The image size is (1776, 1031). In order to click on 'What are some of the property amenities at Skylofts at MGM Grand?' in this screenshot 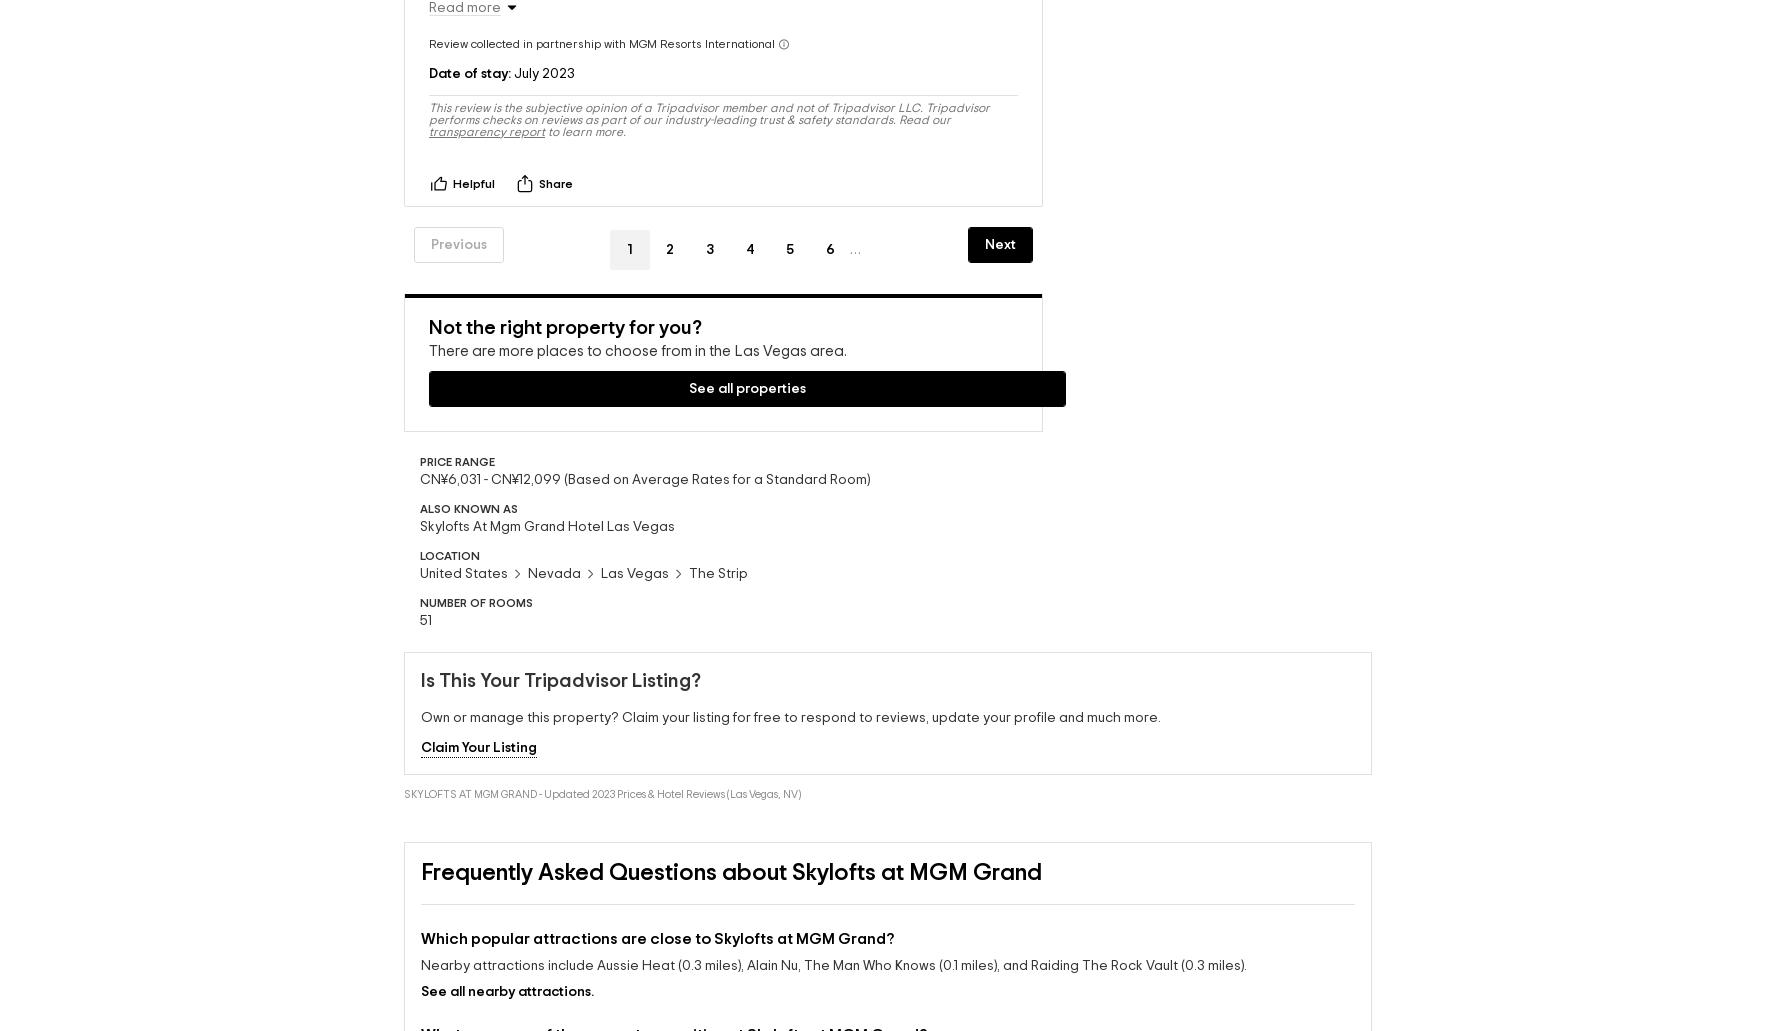, I will do `click(673, 1015)`.